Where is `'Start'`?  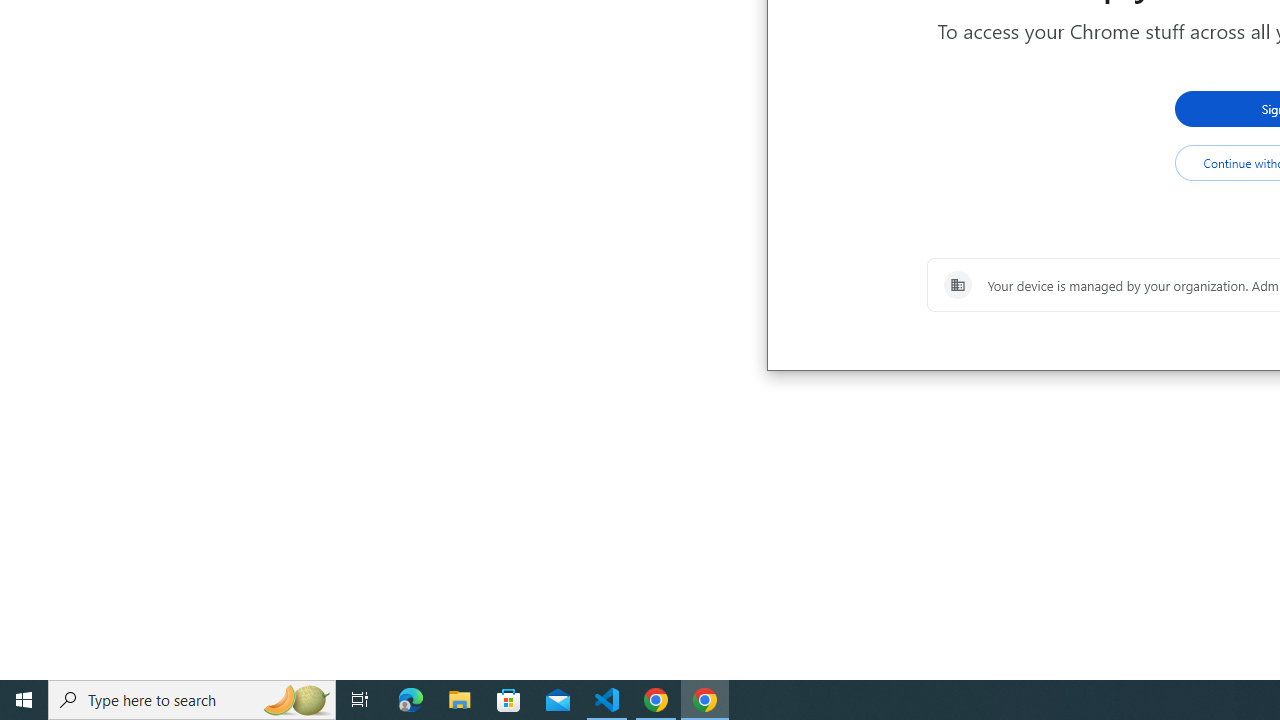 'Start' is located at coordinates (24, 698).